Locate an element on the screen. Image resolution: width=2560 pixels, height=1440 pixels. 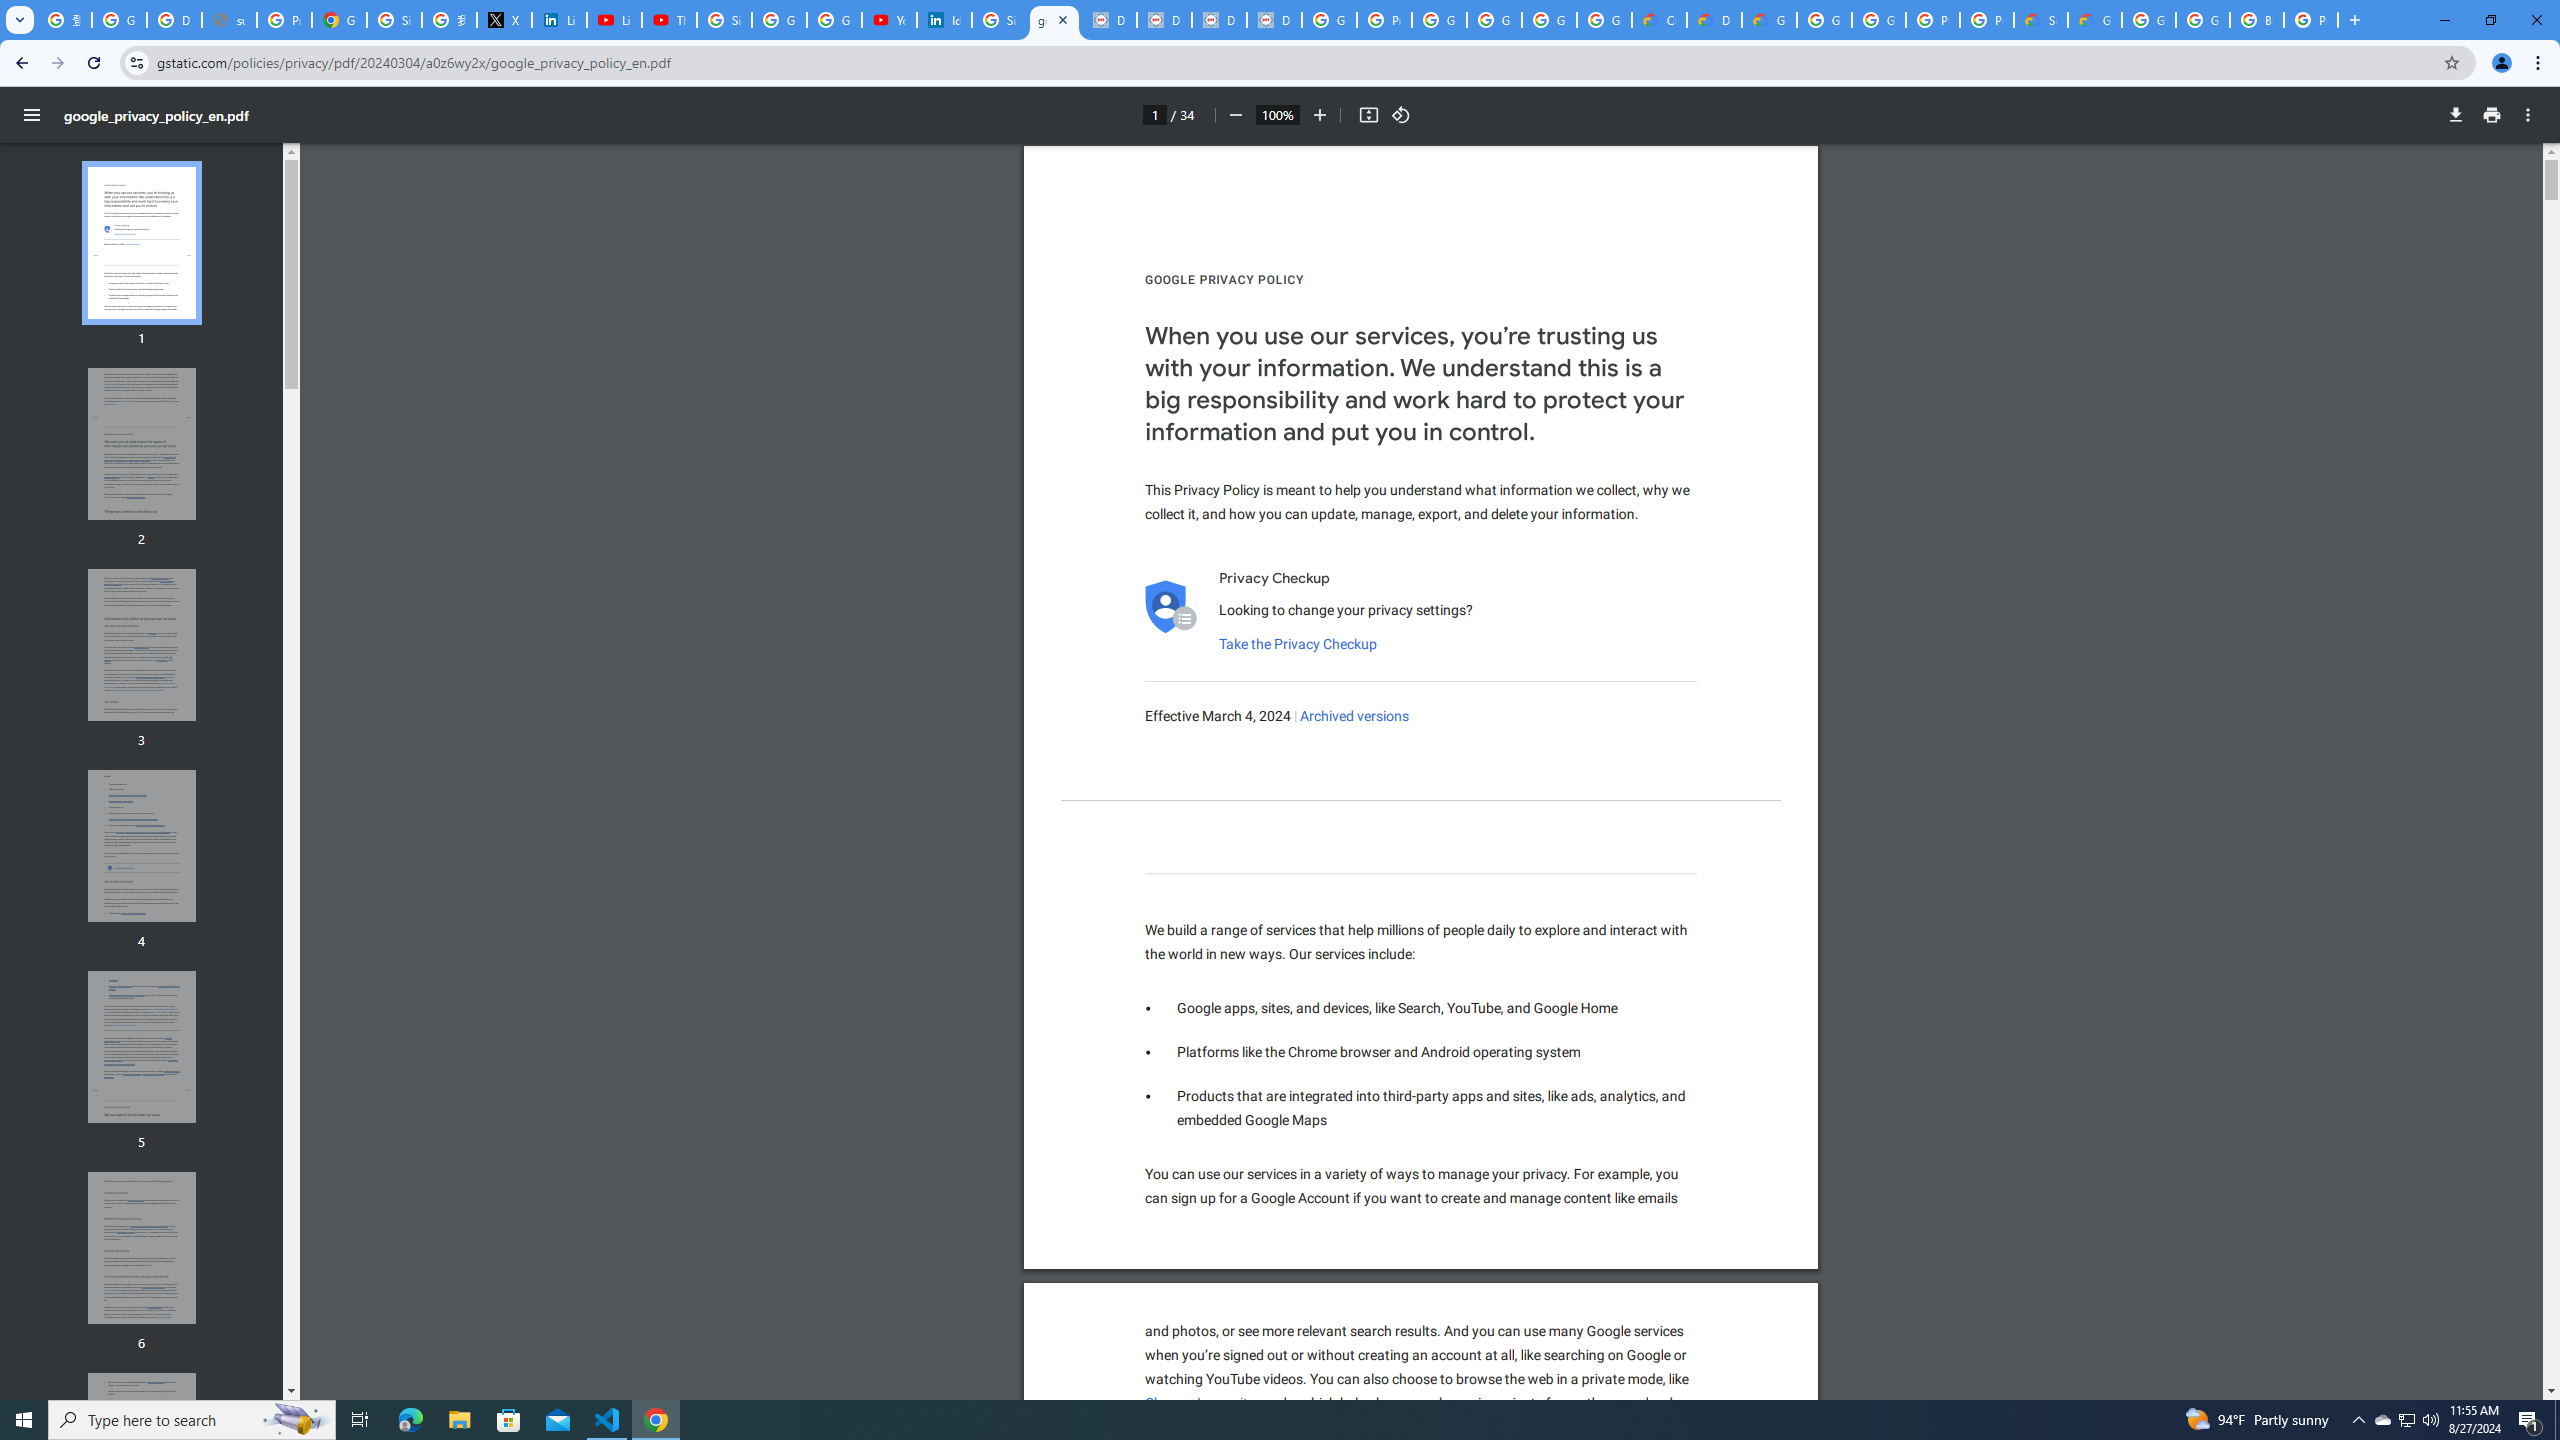
'Gemini for Business and Developers | Google Cloud' is located at coordinates (1768, 19).